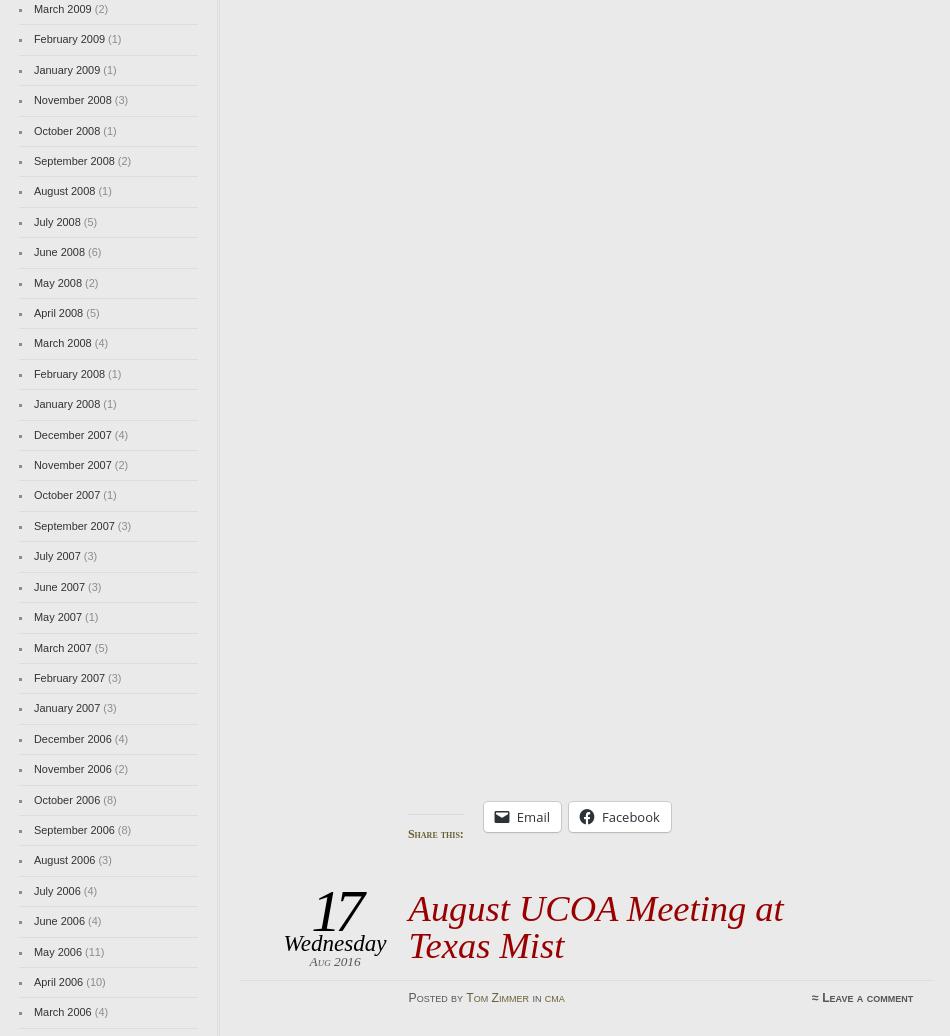  I want to click on 'June 2008', so click(32, 251).